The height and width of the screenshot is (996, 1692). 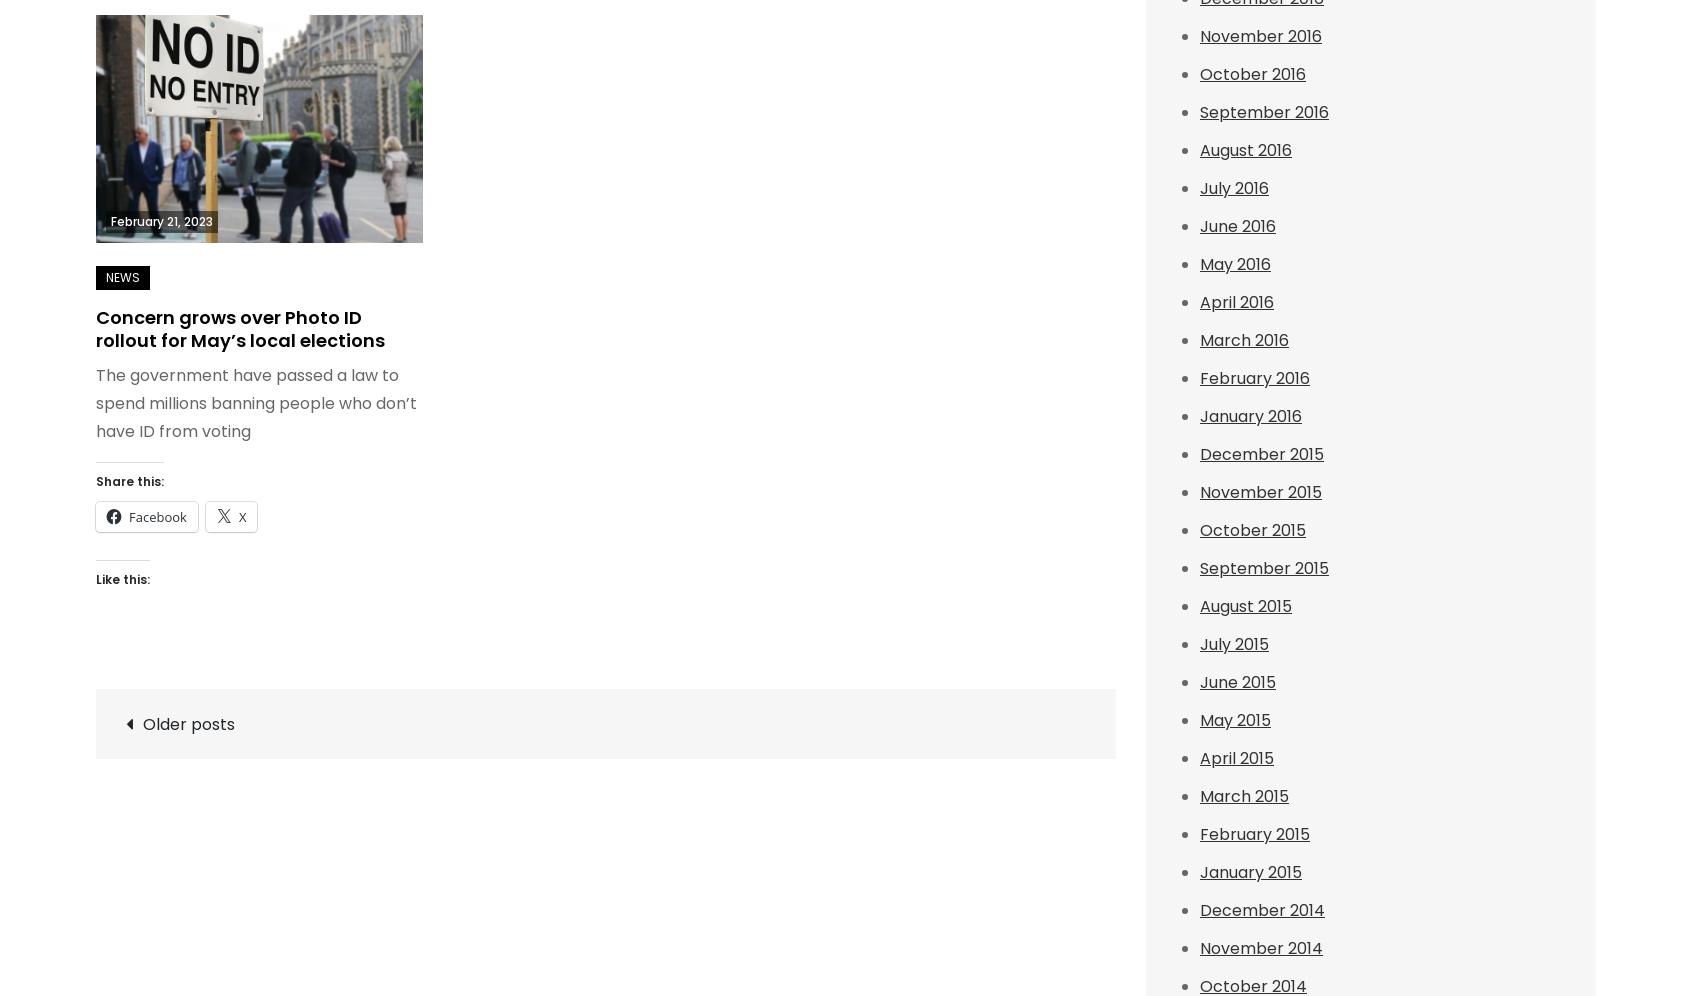 I want to click on 'Like this:', so click(x=123, y=577).